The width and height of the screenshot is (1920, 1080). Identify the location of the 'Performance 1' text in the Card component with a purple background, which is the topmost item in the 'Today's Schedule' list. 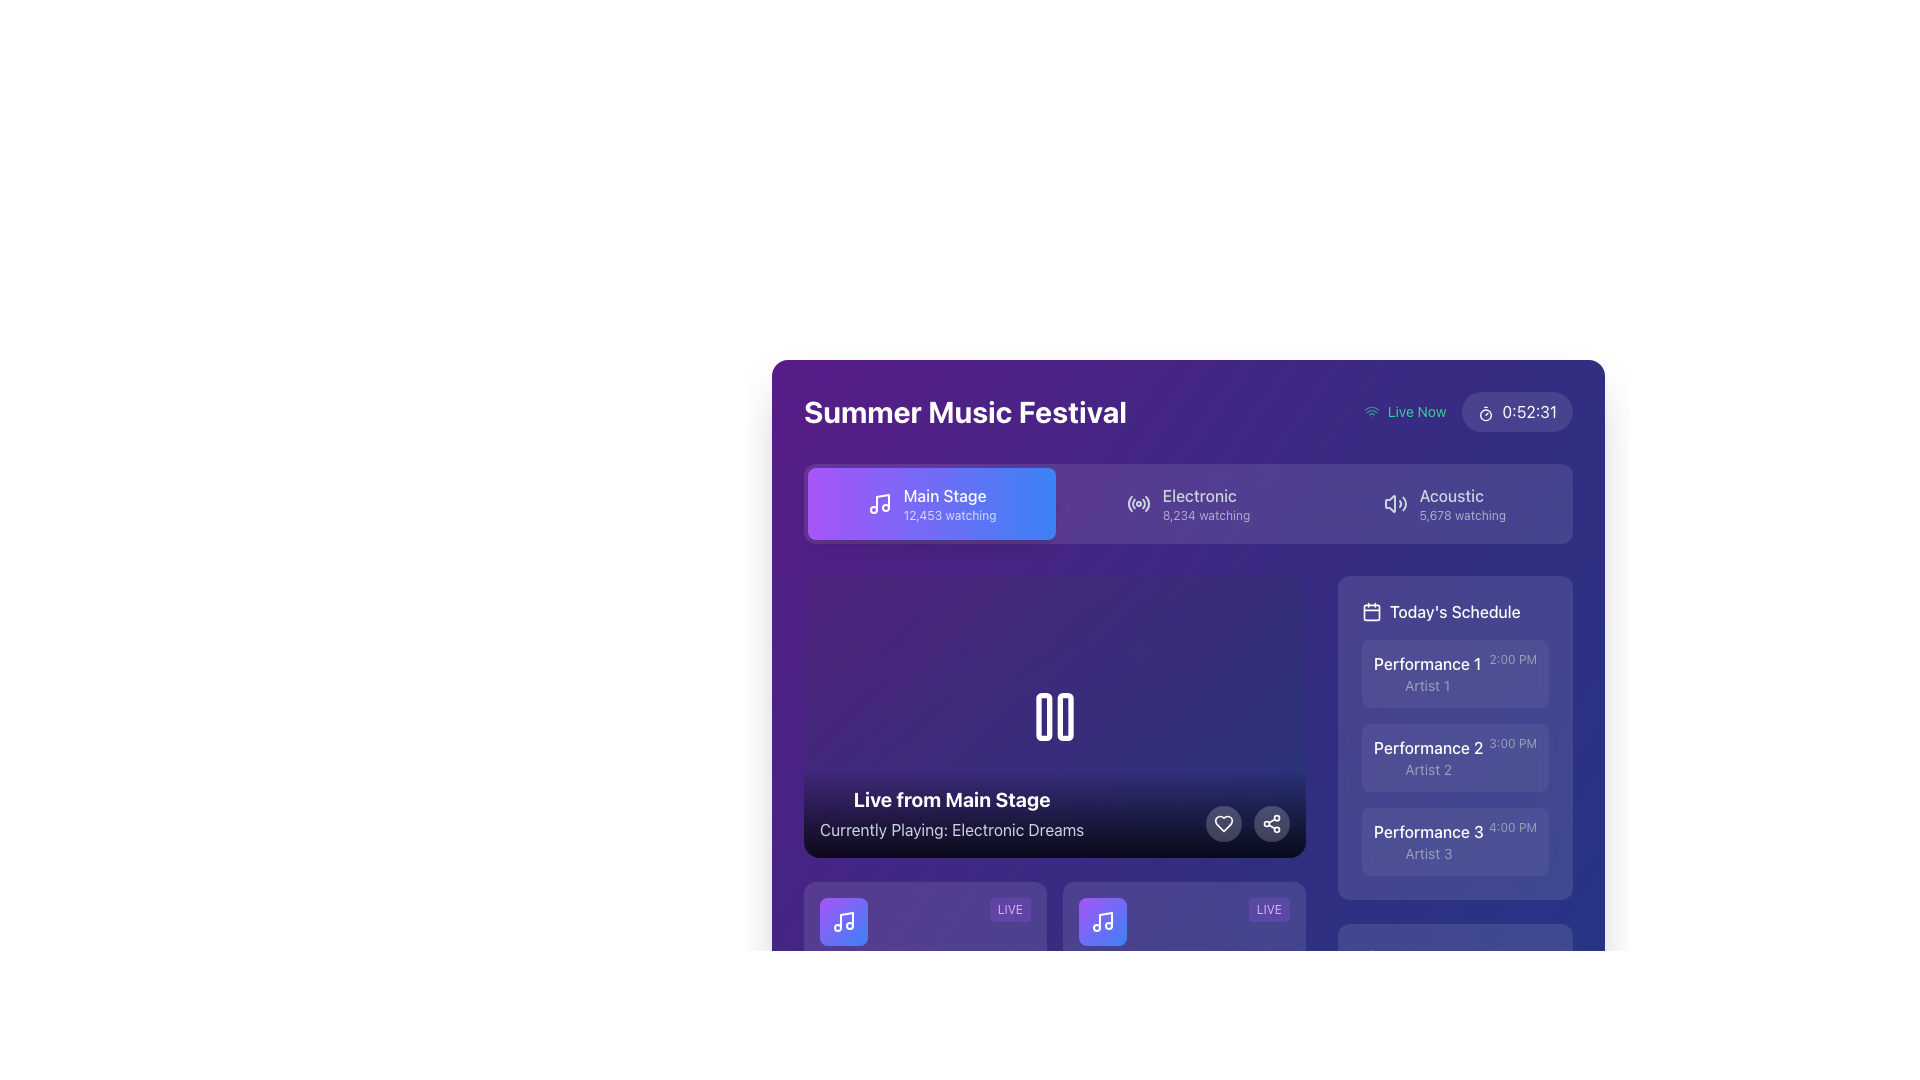
(1455, 674).